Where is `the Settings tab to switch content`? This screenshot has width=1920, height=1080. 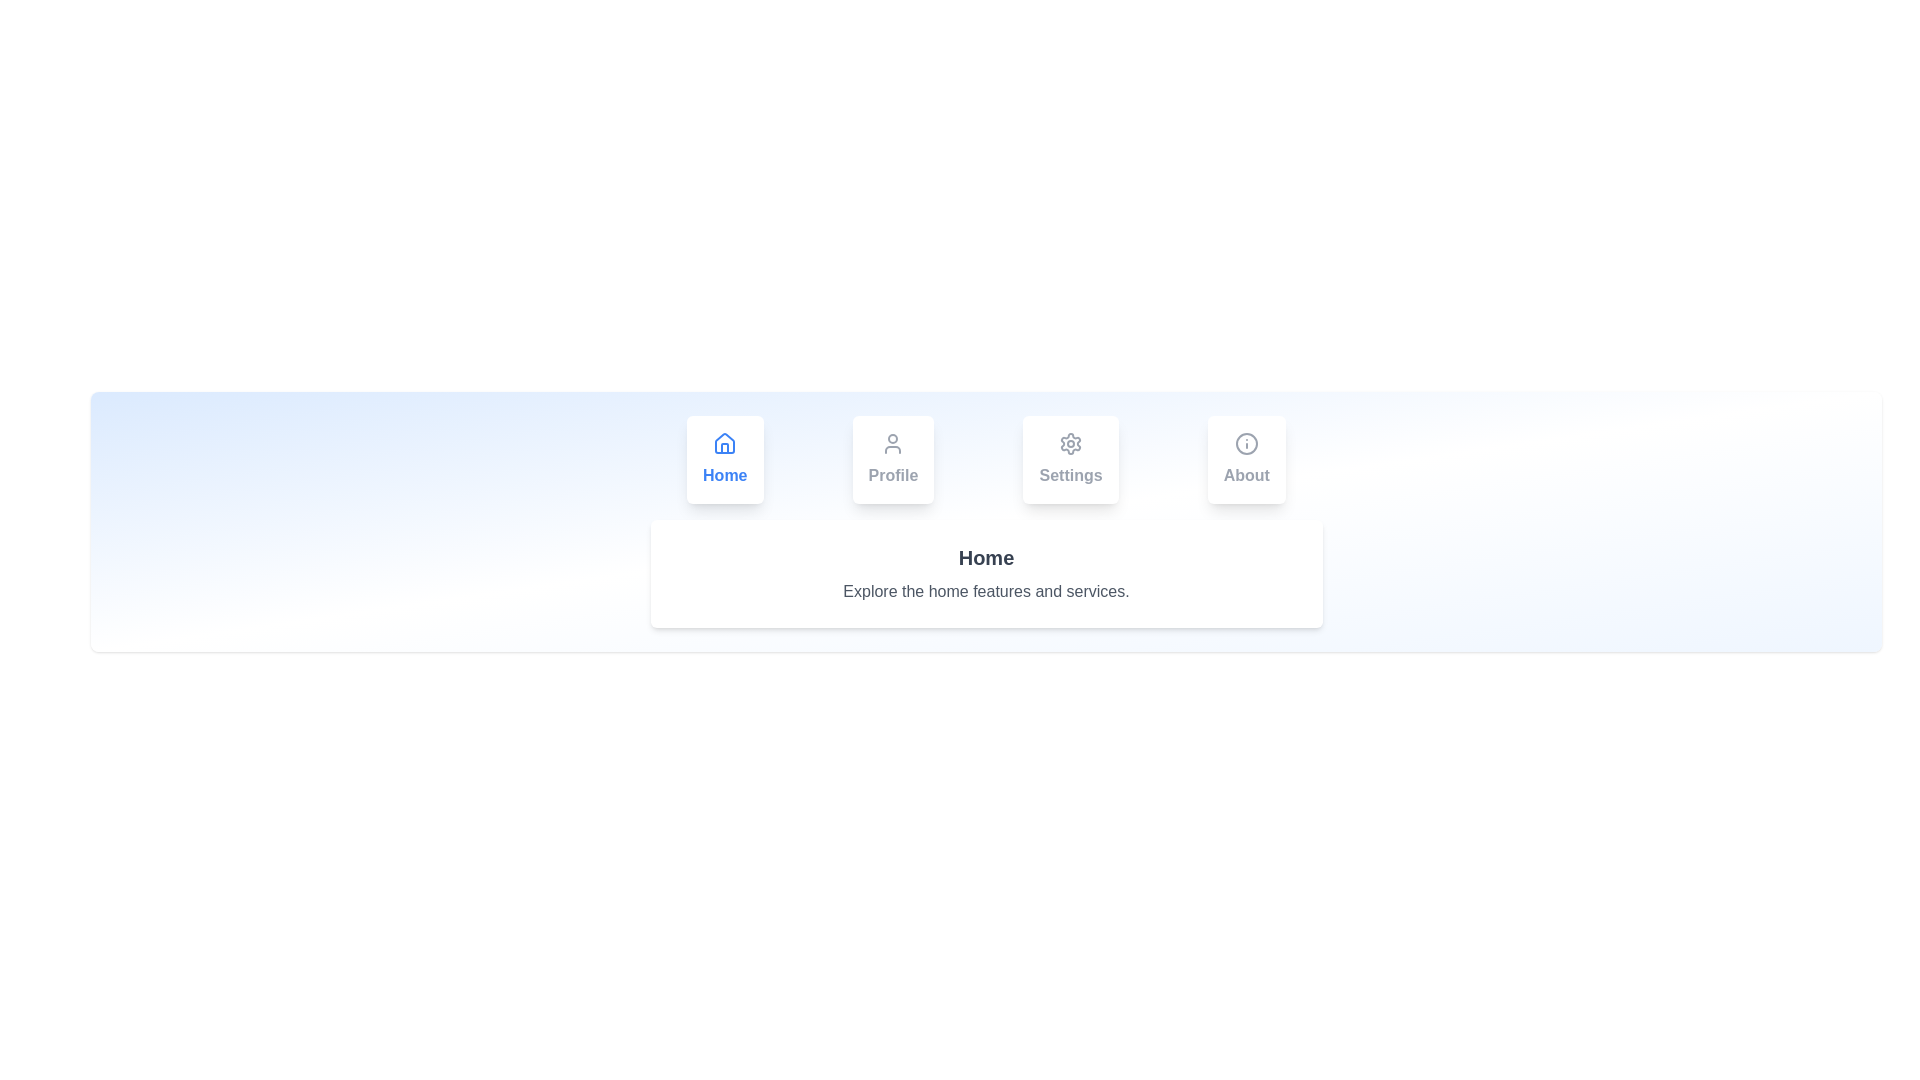
the Settings tab to switch content is located at coordinates (1069, 459).